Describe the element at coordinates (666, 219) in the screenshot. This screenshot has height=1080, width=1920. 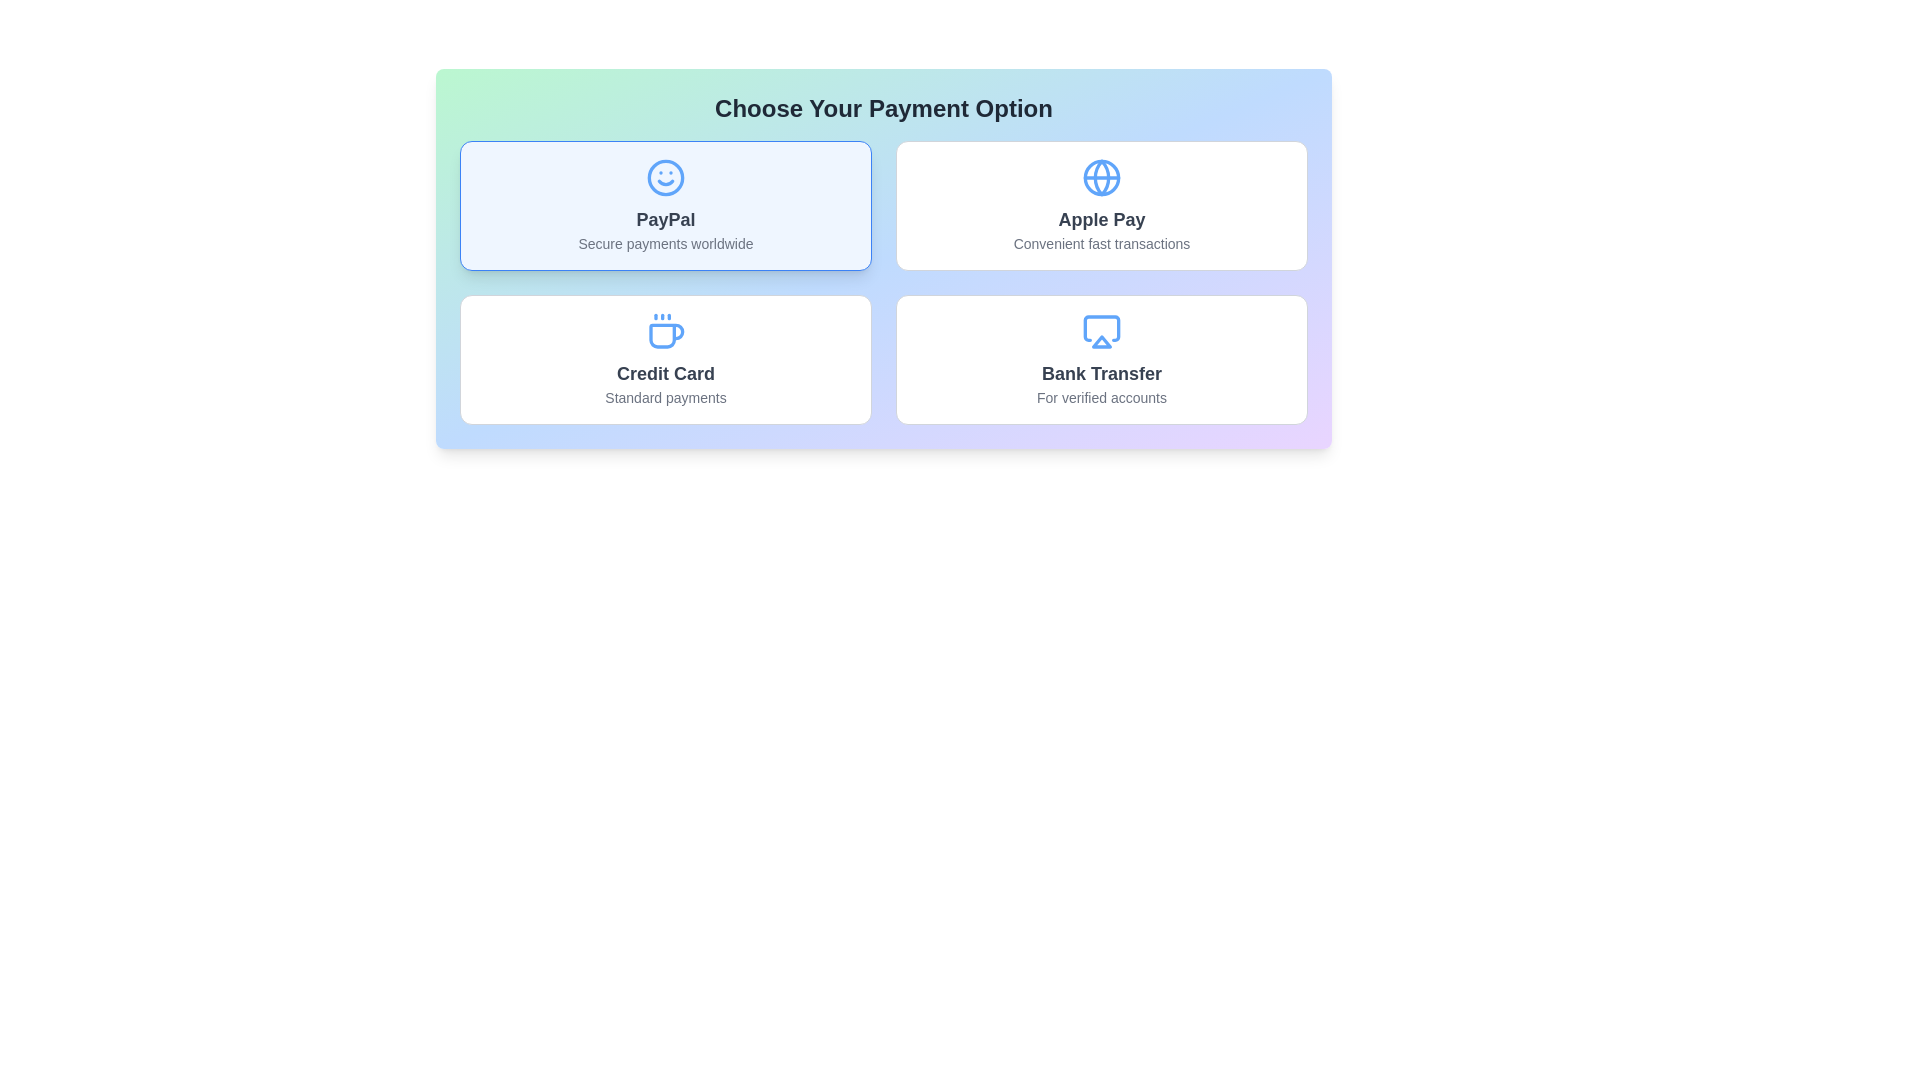
I see `the Text Label that identifies the payment method as PayPal, located in the top-left card of the payment method selection grid, positioned below a smiley face icon and above the text 'Secure payments worldwide'` at that location.